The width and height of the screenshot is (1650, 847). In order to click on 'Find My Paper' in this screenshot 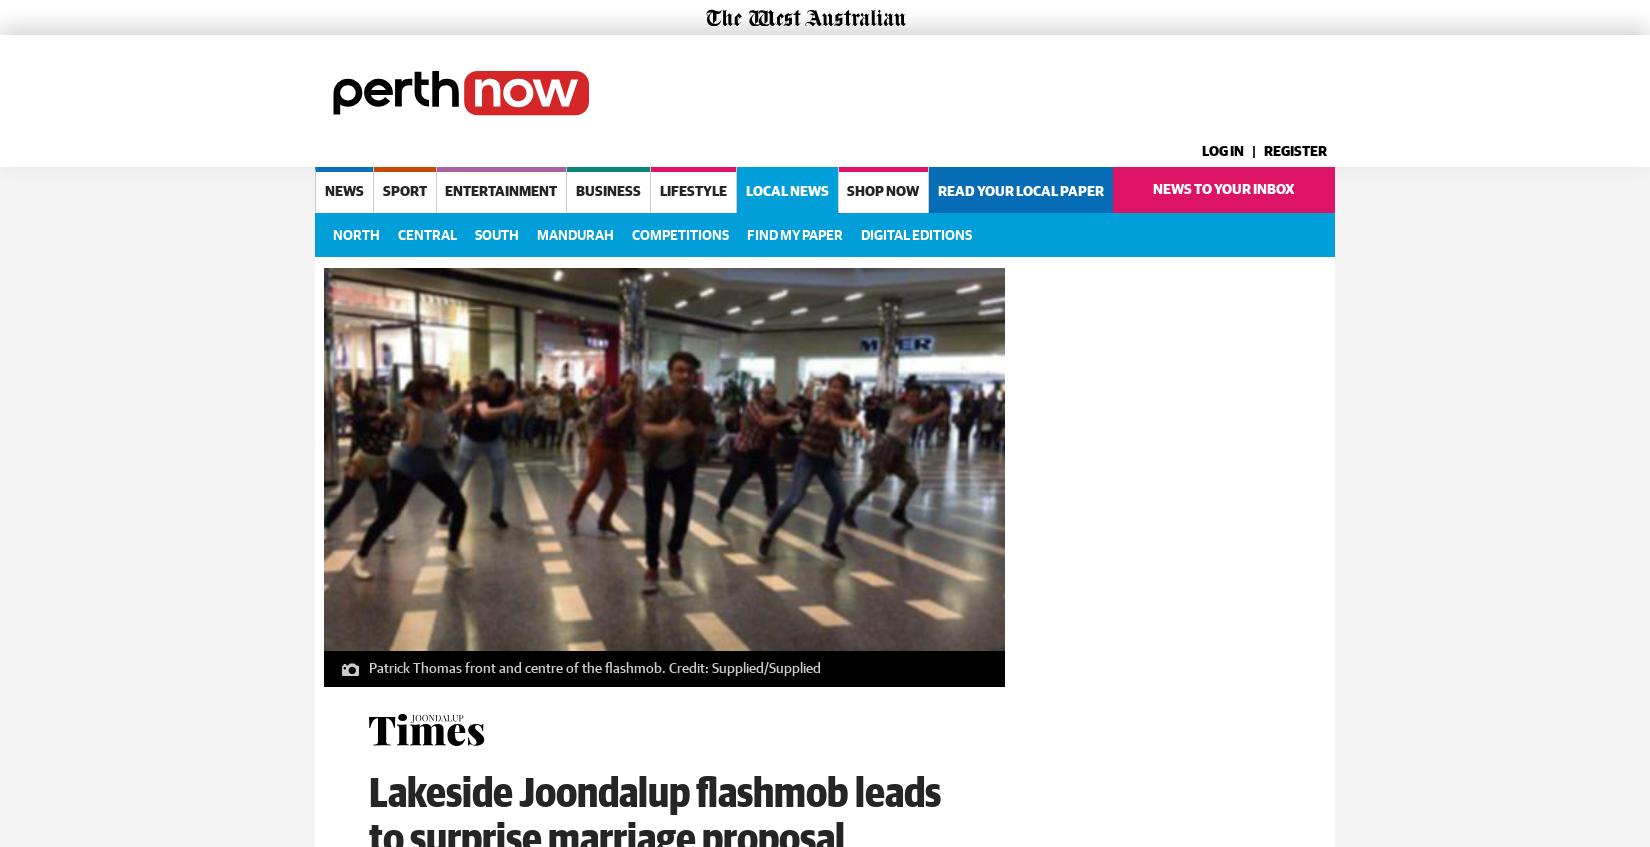, I will do `click(793, 234)`.